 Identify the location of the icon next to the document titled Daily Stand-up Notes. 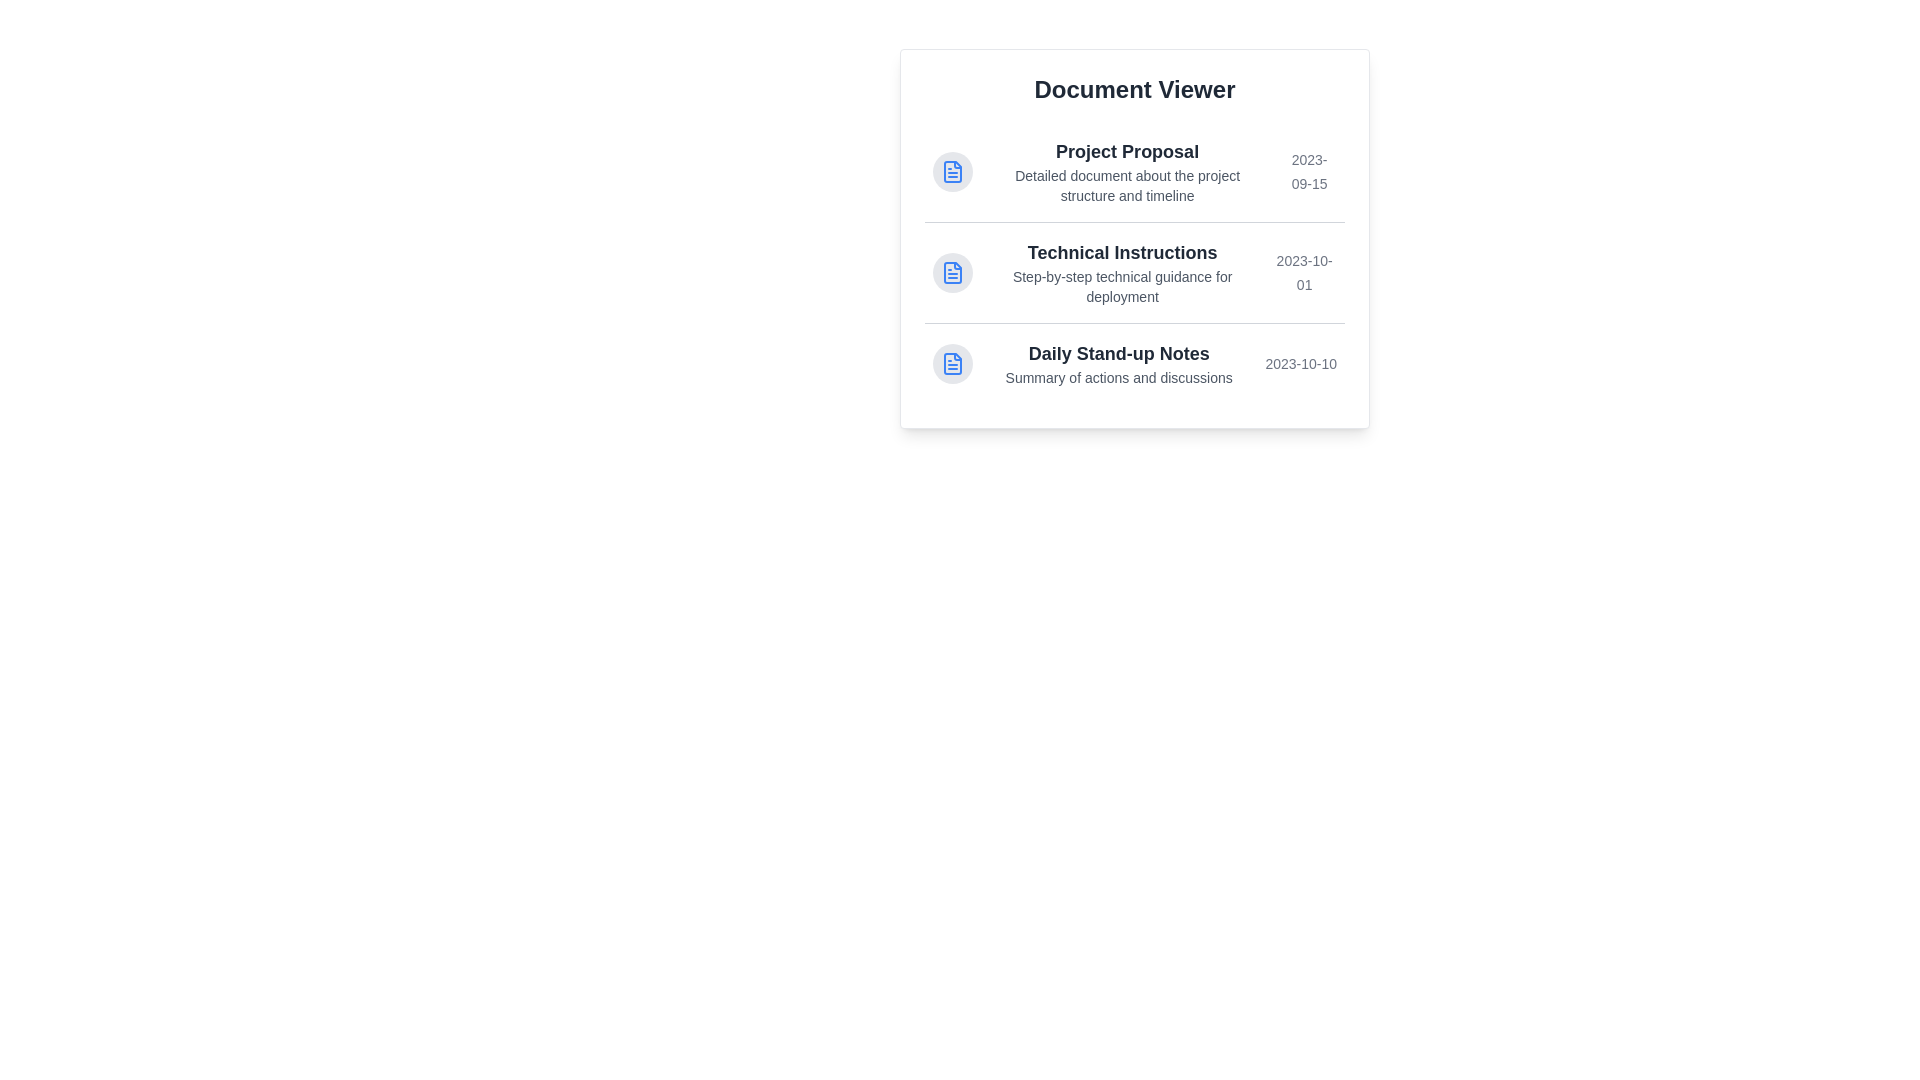
(952, 363).